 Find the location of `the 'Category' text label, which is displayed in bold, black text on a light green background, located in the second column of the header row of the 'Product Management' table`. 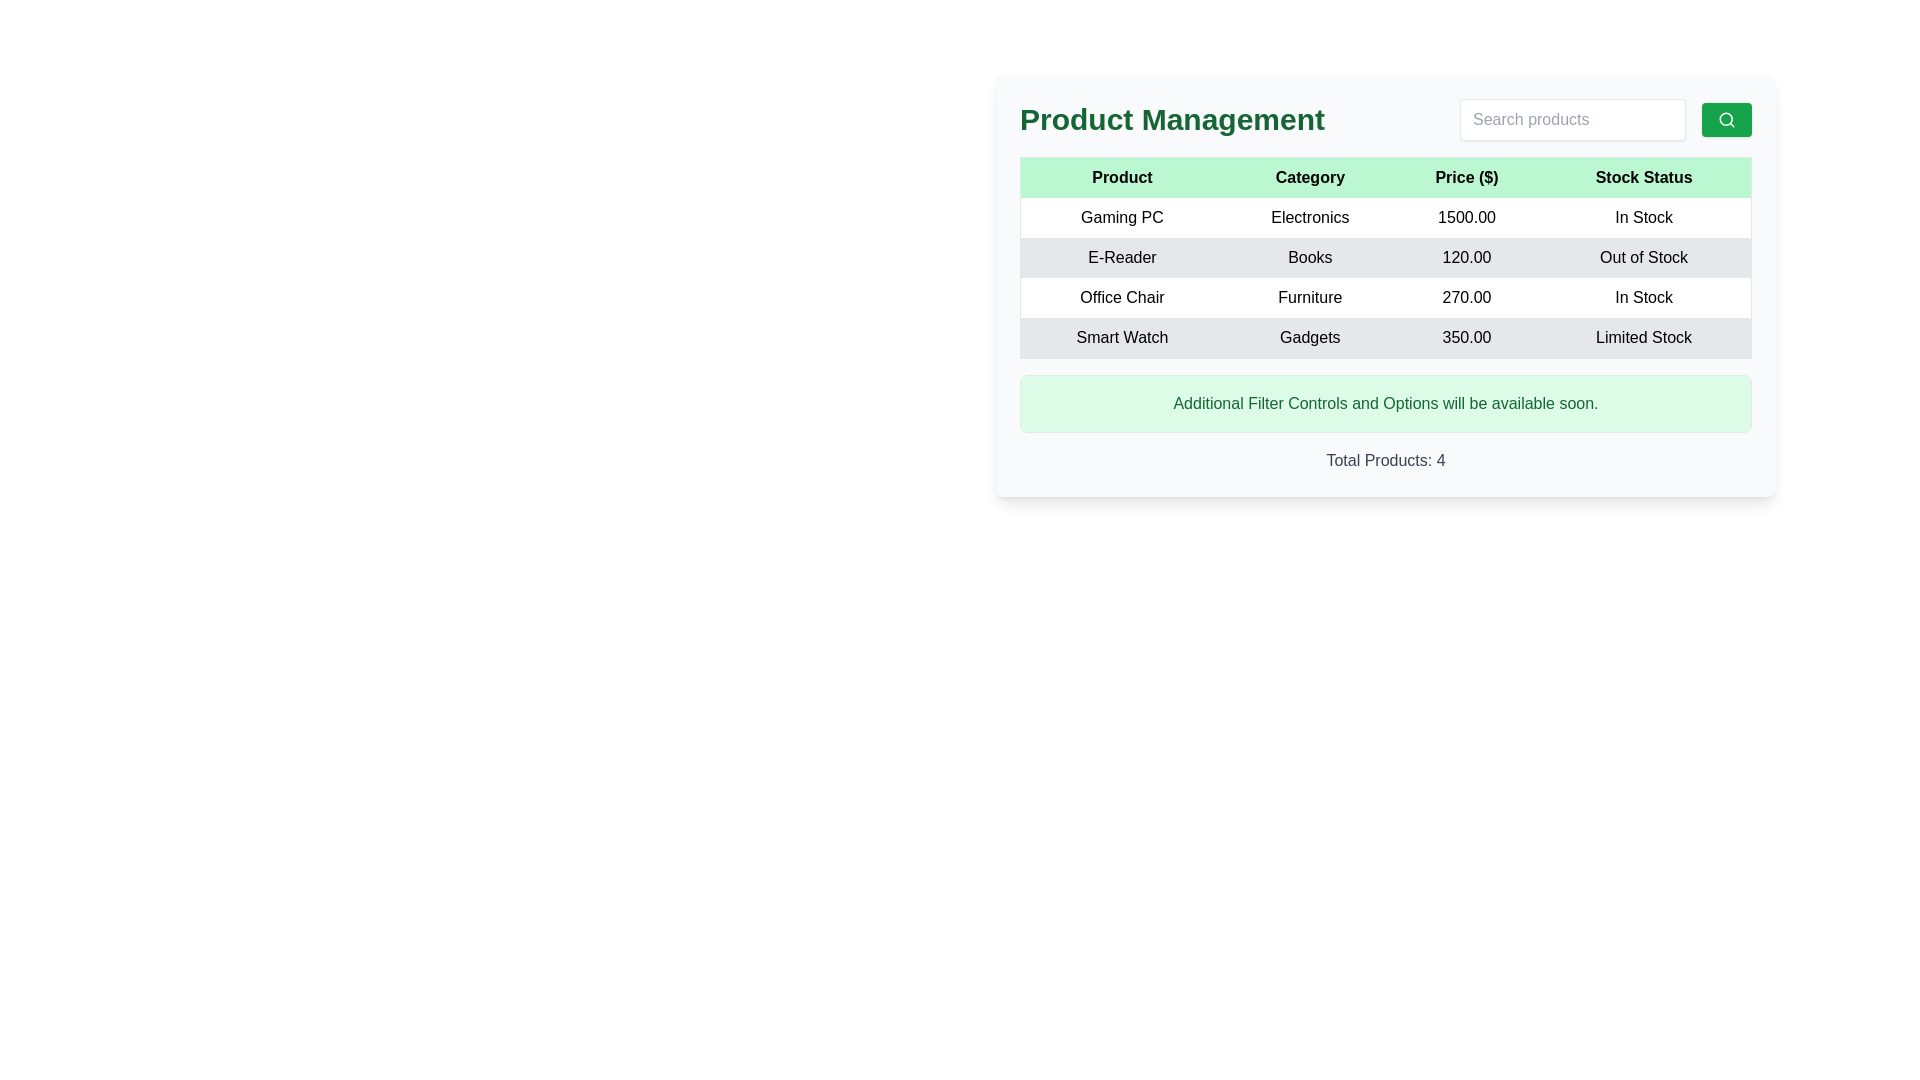

the 'Category' text label, which is displayed in bold, black text on a light green background, located in the second column of the header row of the 'Product Management' table is located at coordinates (1310, 176).